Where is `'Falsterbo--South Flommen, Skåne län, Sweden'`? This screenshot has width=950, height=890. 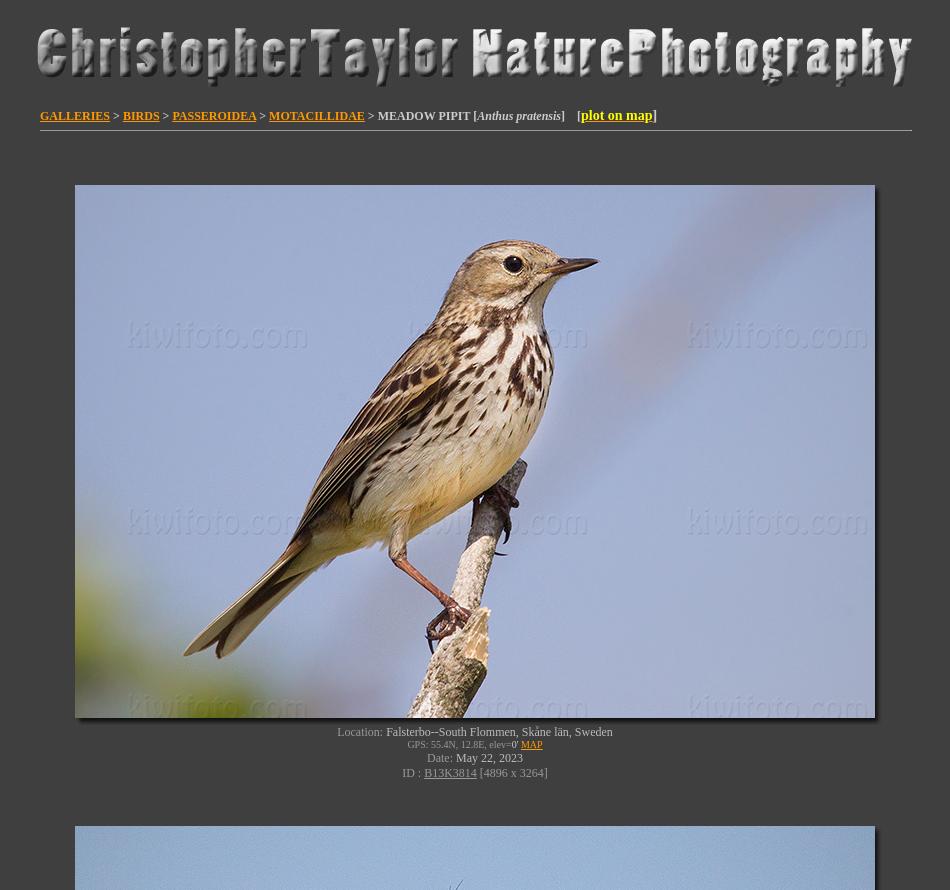 'Falsterbo--South Flommen, Skåne län, Sweden' is located at coordinates (384, 731).